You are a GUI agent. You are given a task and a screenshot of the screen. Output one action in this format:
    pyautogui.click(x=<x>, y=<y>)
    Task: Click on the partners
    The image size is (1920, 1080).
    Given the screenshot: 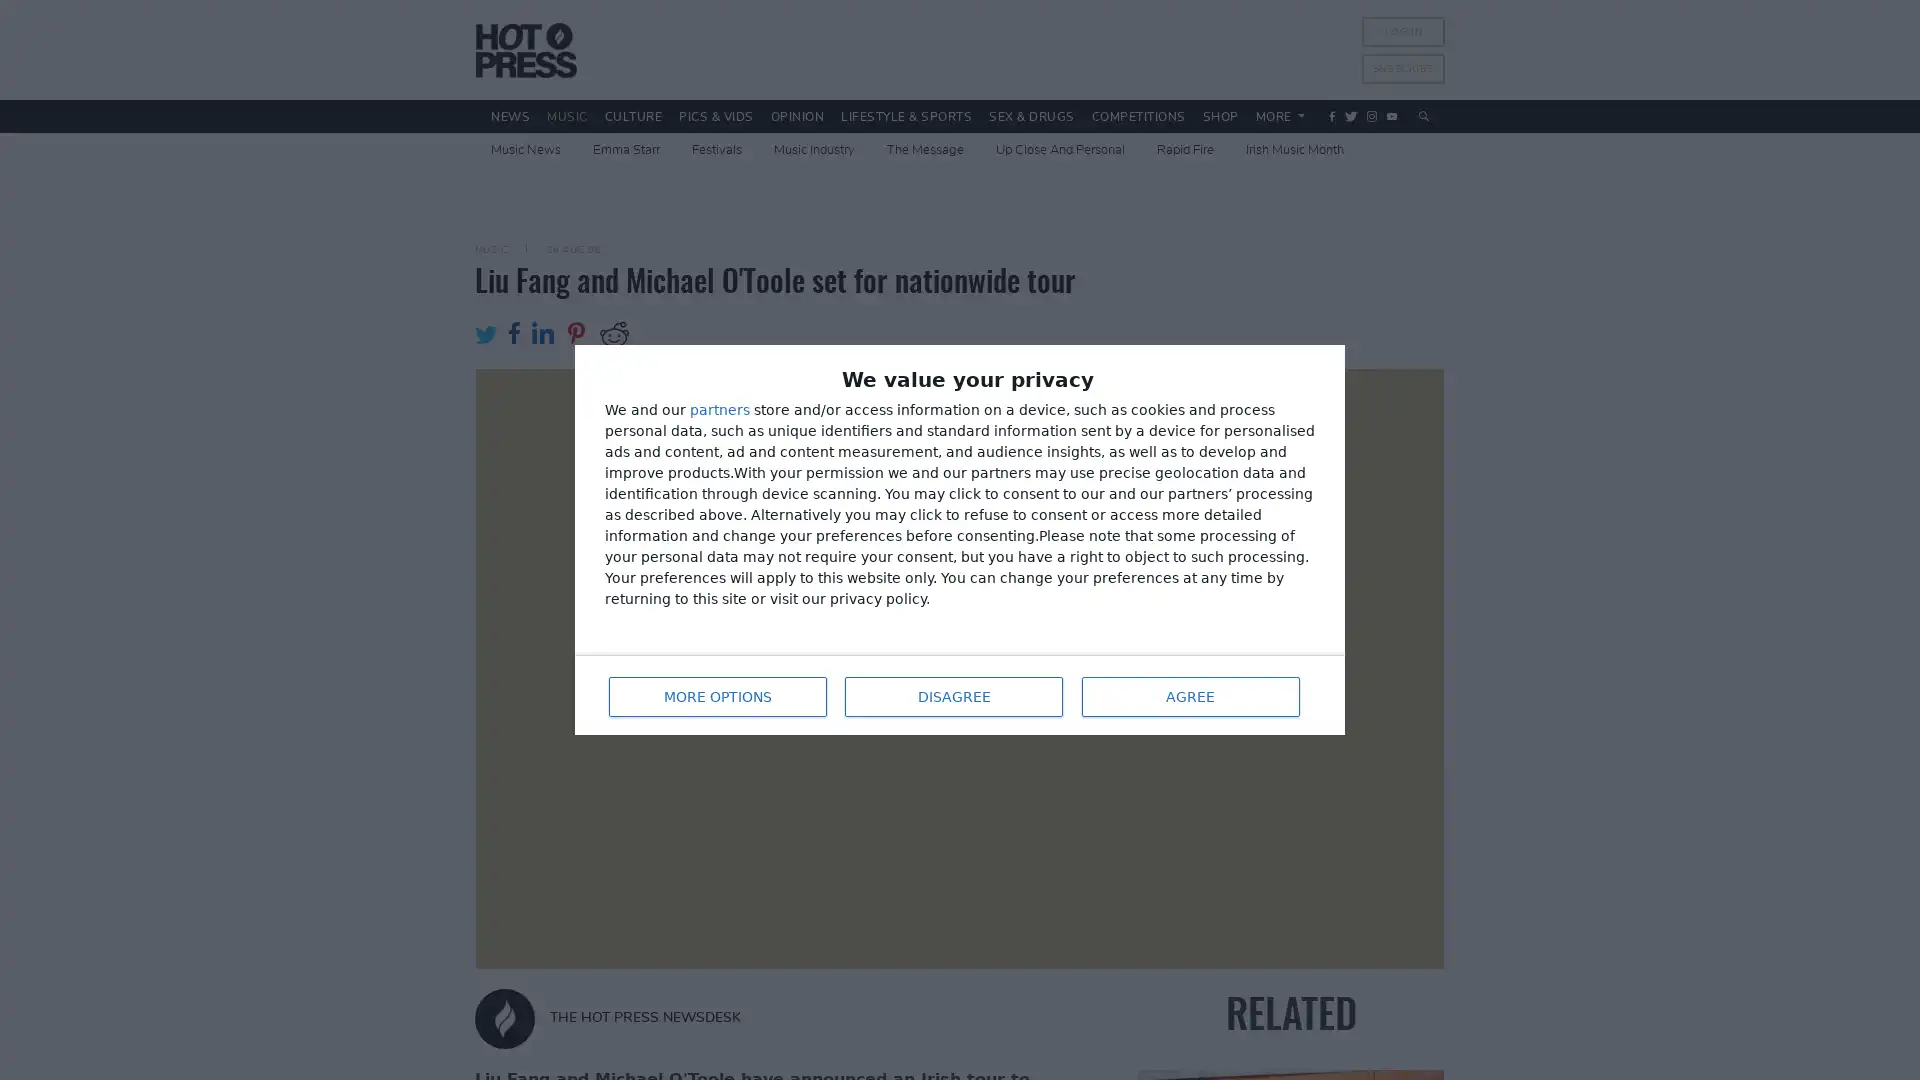 What is the action you would take?
    pyautogui.click(x=720, y=410)
    